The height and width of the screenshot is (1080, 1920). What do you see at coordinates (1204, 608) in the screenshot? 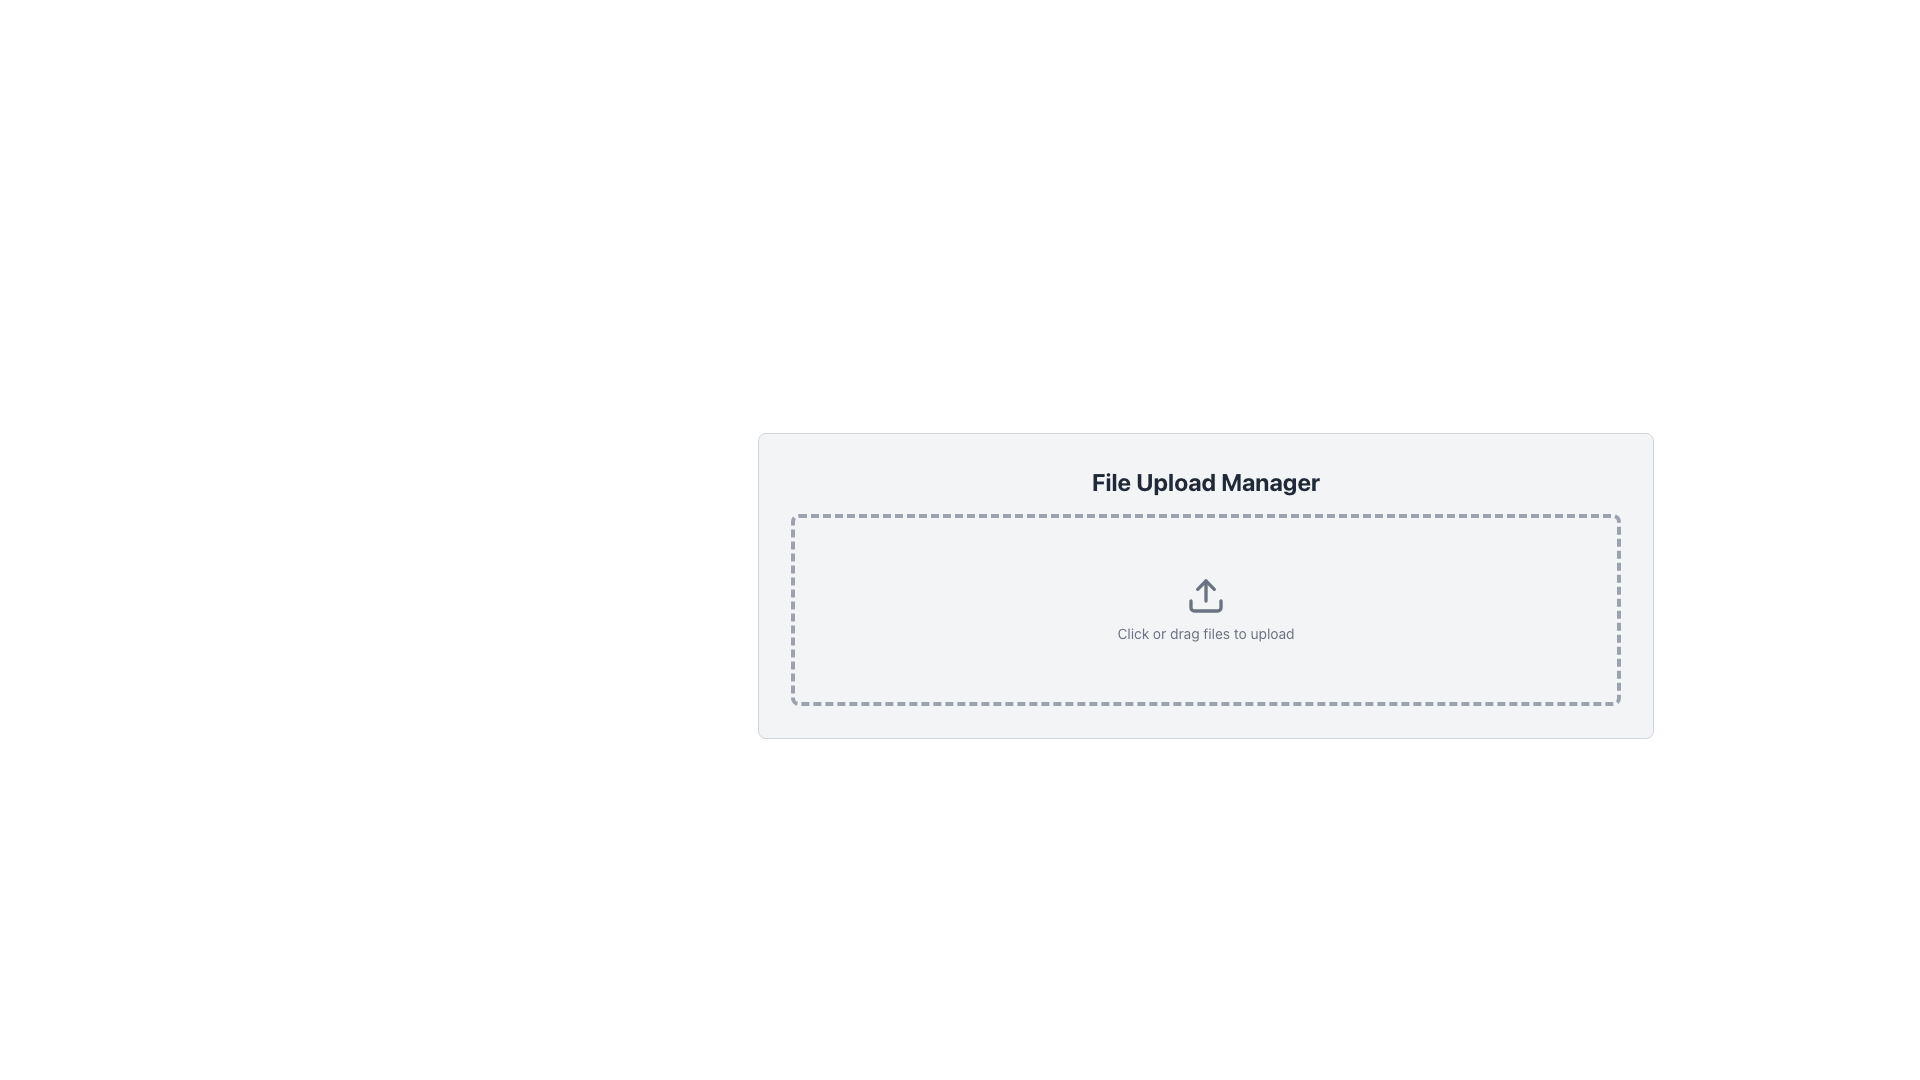
I see `the 'File Upload Manager' element, which is a combined UI component with an icon and a text label` at bounding box center [1204, 608].